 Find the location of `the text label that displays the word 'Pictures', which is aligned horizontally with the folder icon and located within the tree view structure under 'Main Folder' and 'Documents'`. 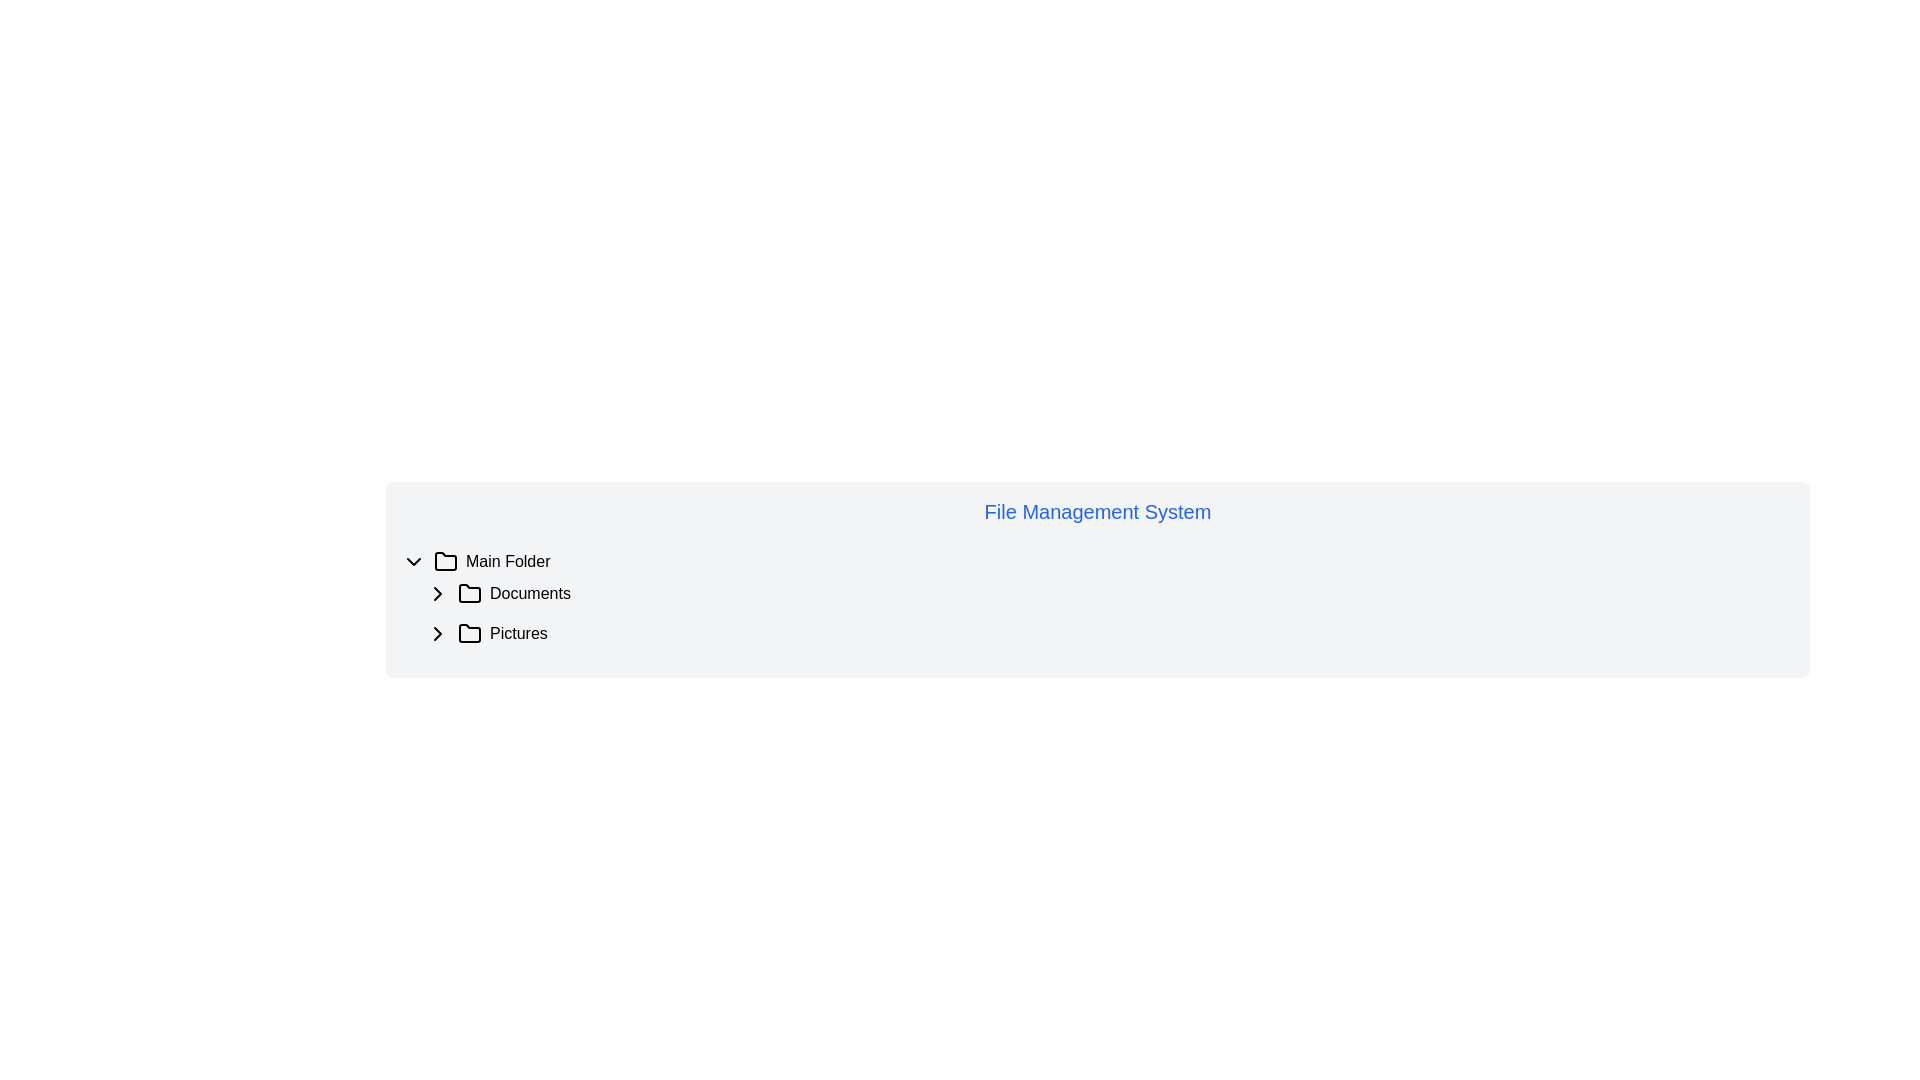

the text label that displays the word 'Pictures', which is aligned horizontally with the folder icon and located within the tree view structure under 'Main Folder' and 'Documents' is located at coordinates (518, 633).